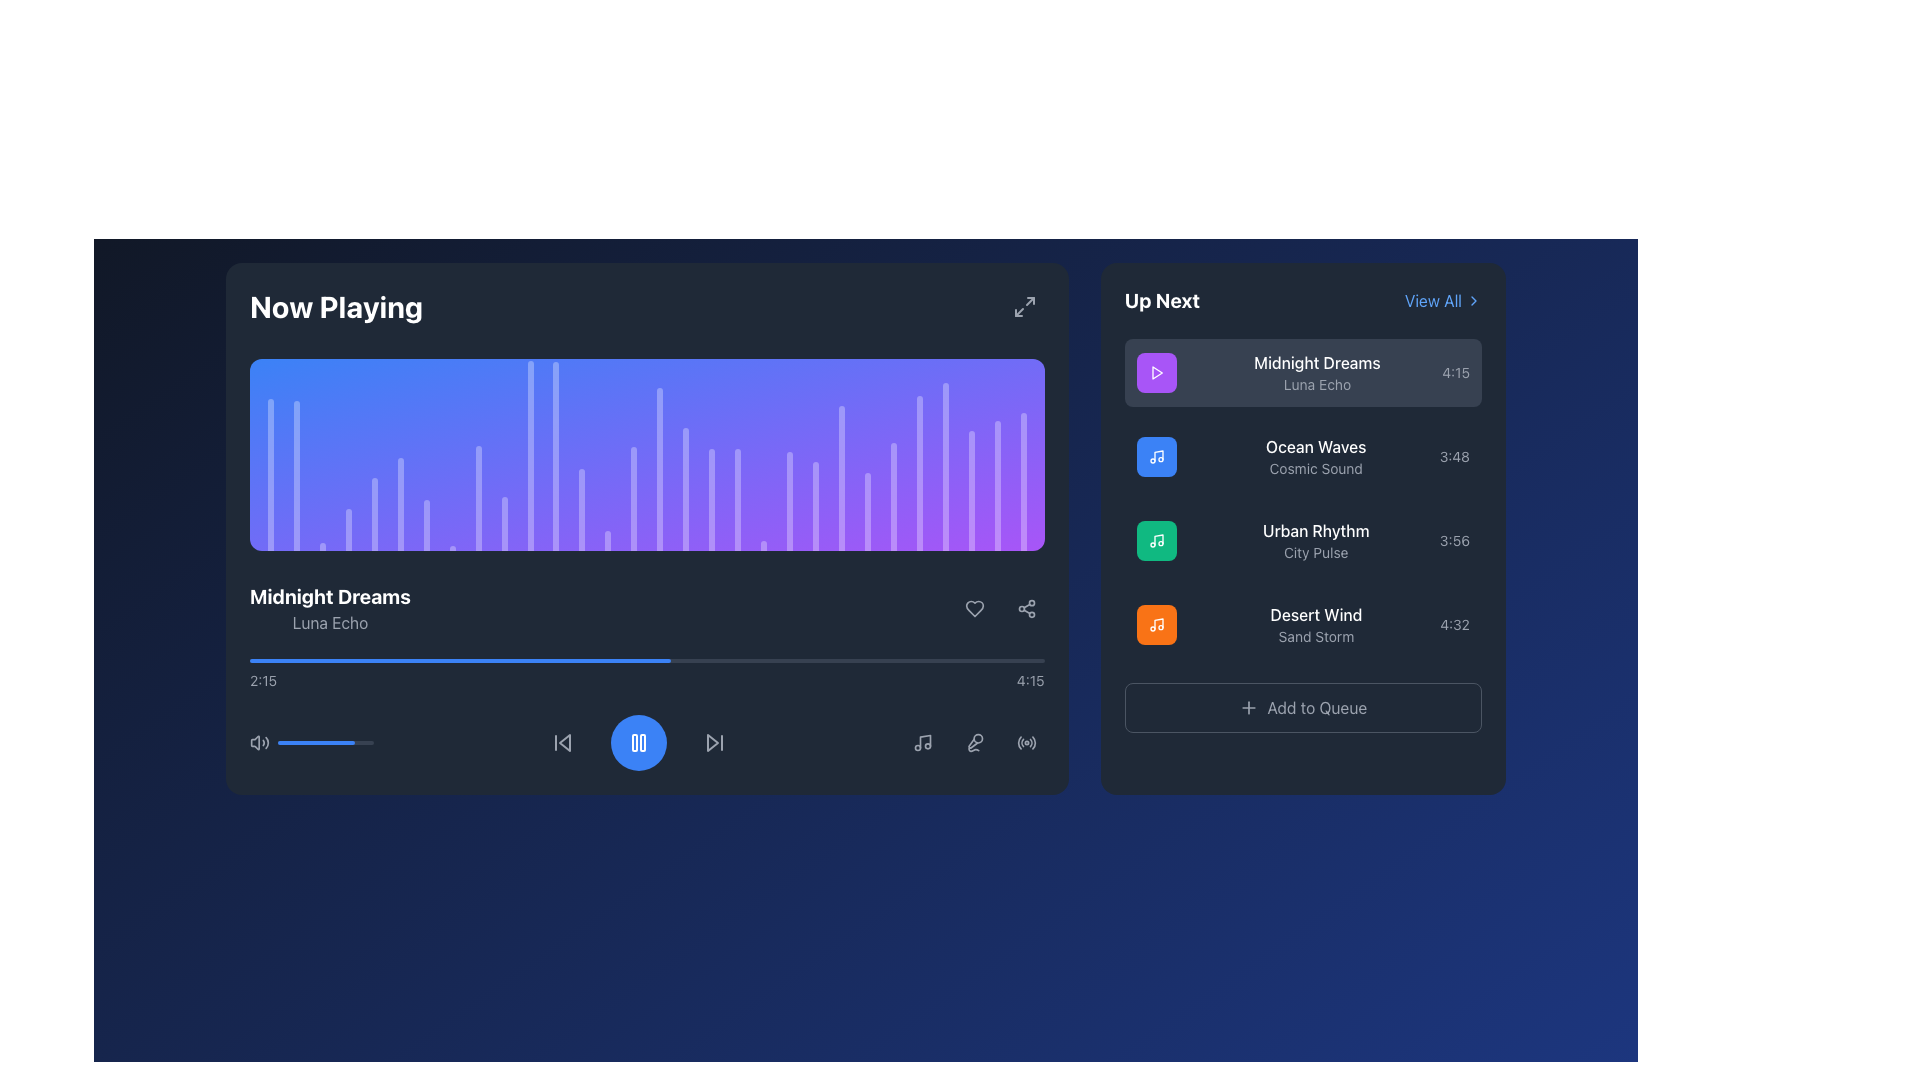 Image resolution: width=1920 pixels, height=1080 pixels. I want to click on the circular button with a hover effect and an arrow pointing towards the top-right corner, so click(1024, 307).